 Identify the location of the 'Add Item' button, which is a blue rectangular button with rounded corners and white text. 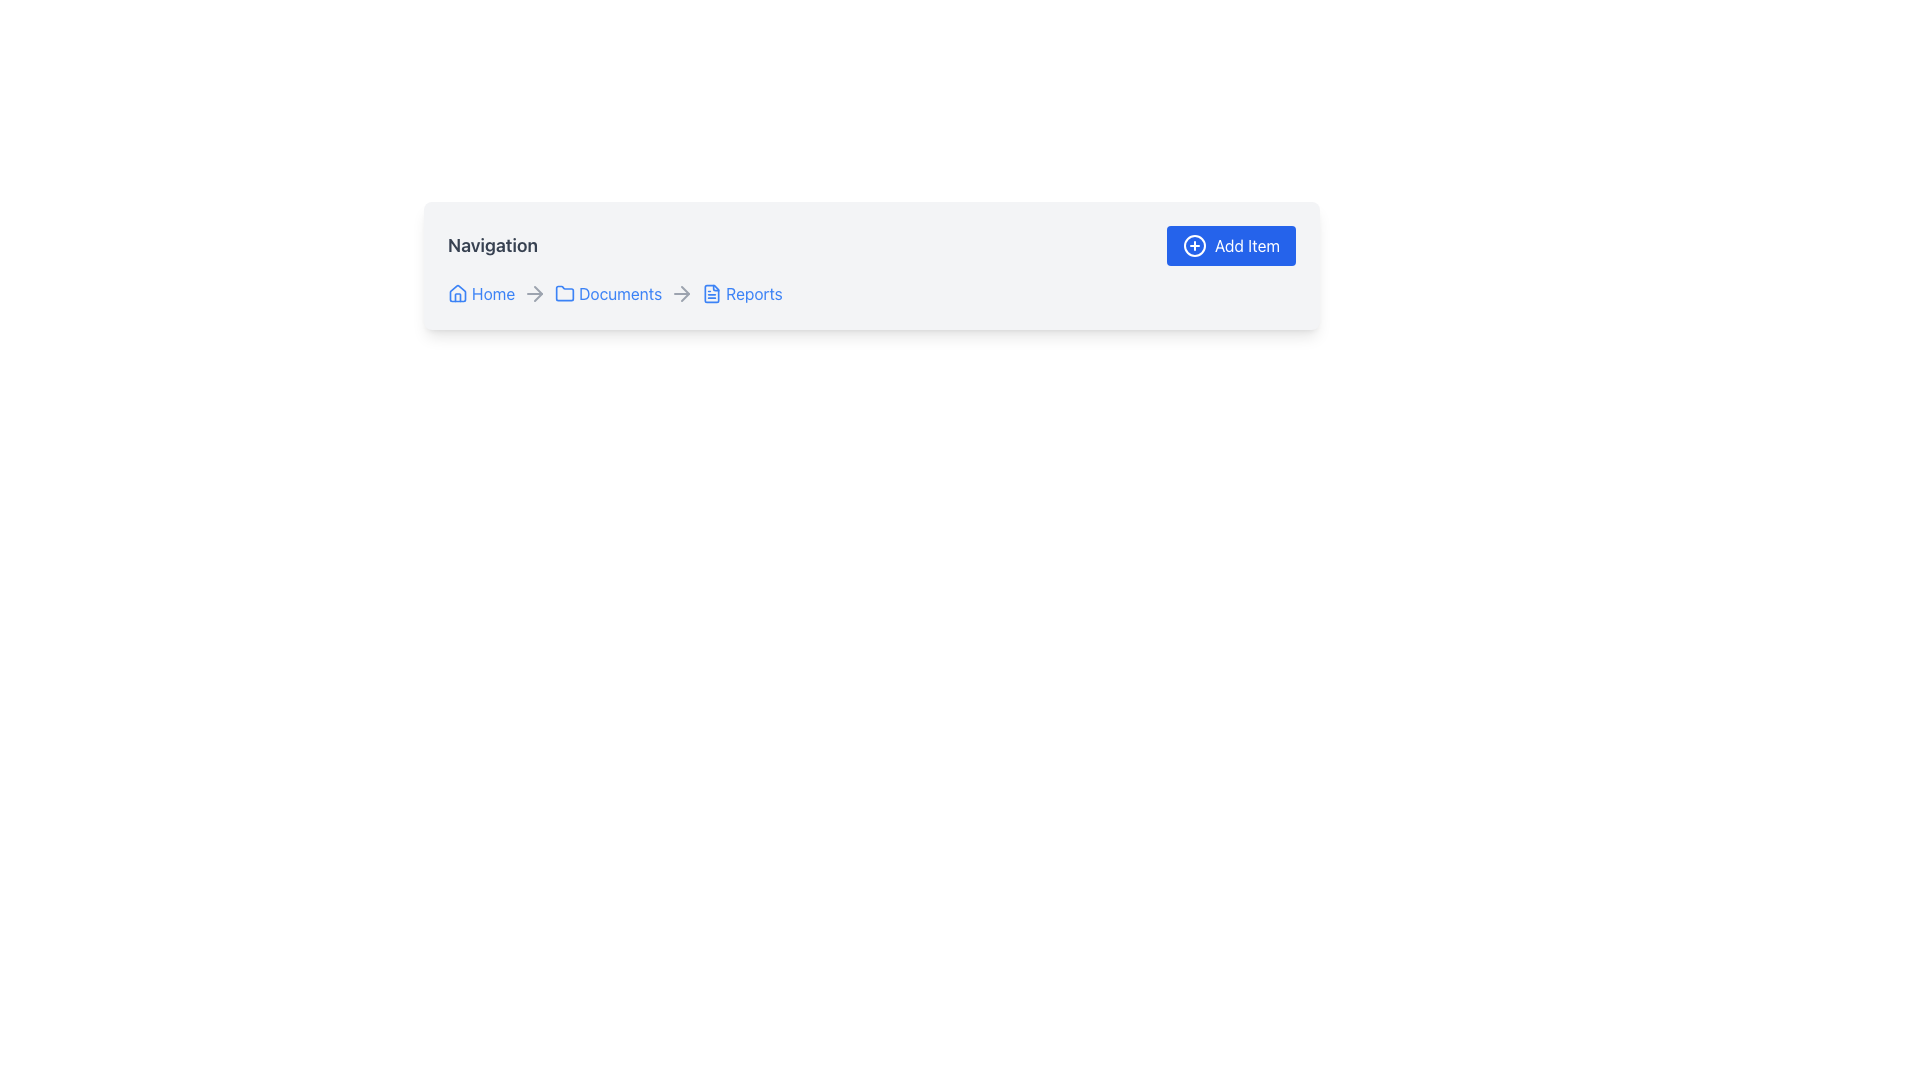
(1230, 245).